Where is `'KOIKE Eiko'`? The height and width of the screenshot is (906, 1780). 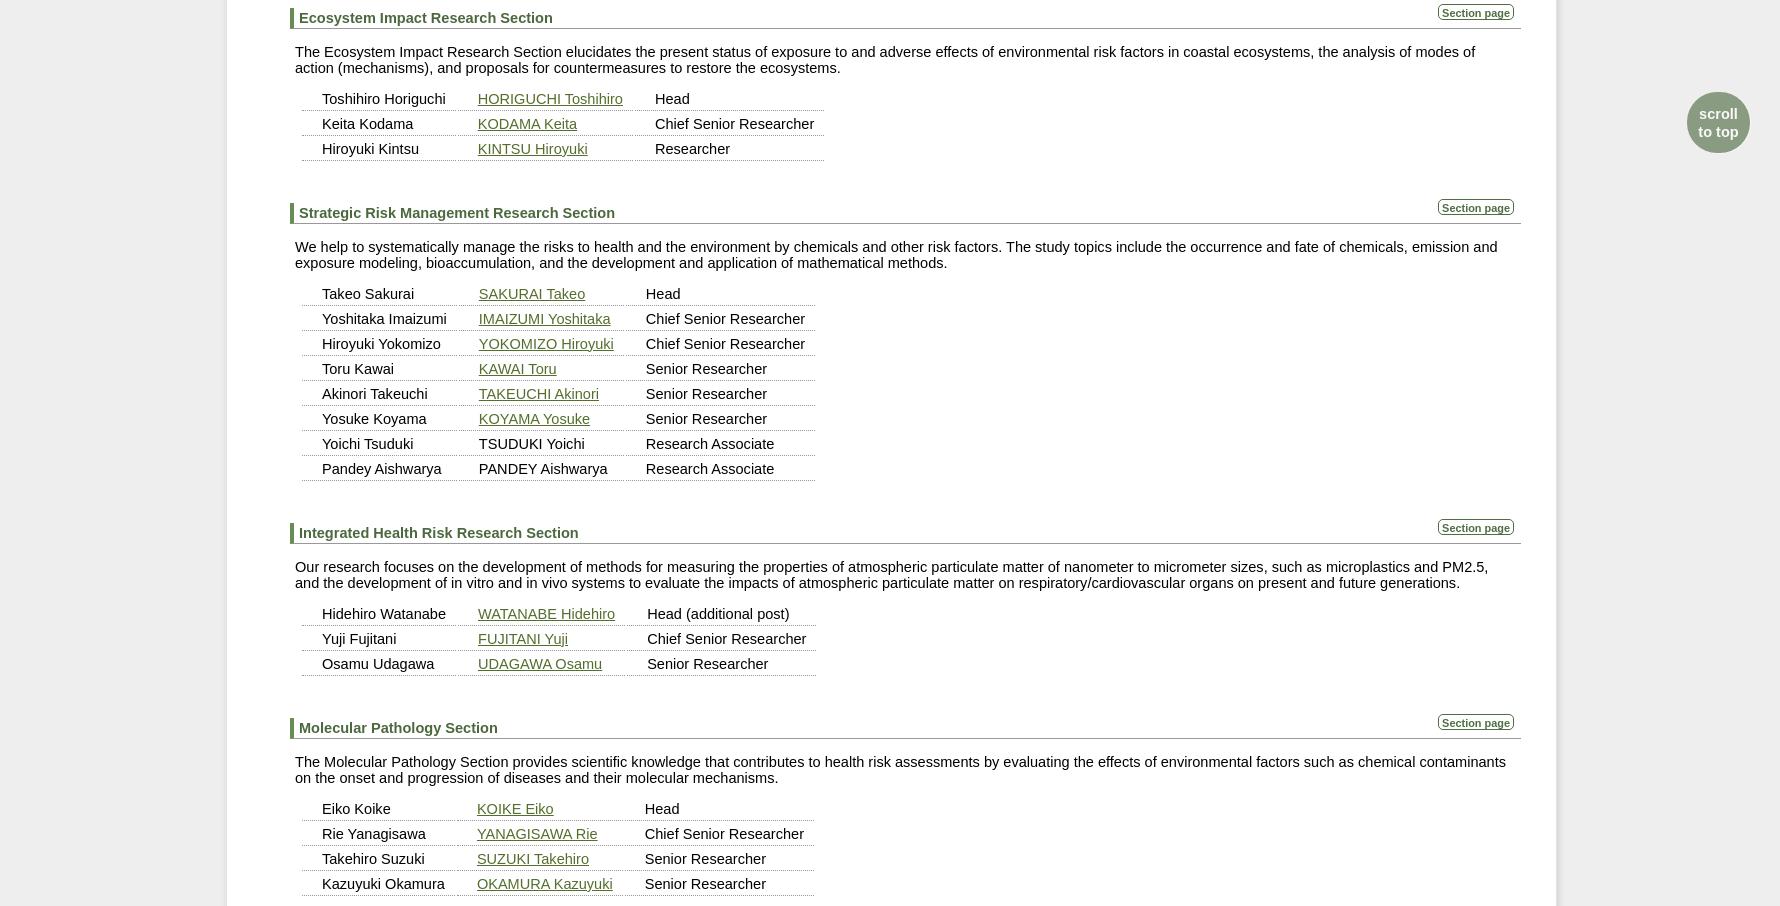
'KOIKE Eiko' is located at coordinates (514, 807).